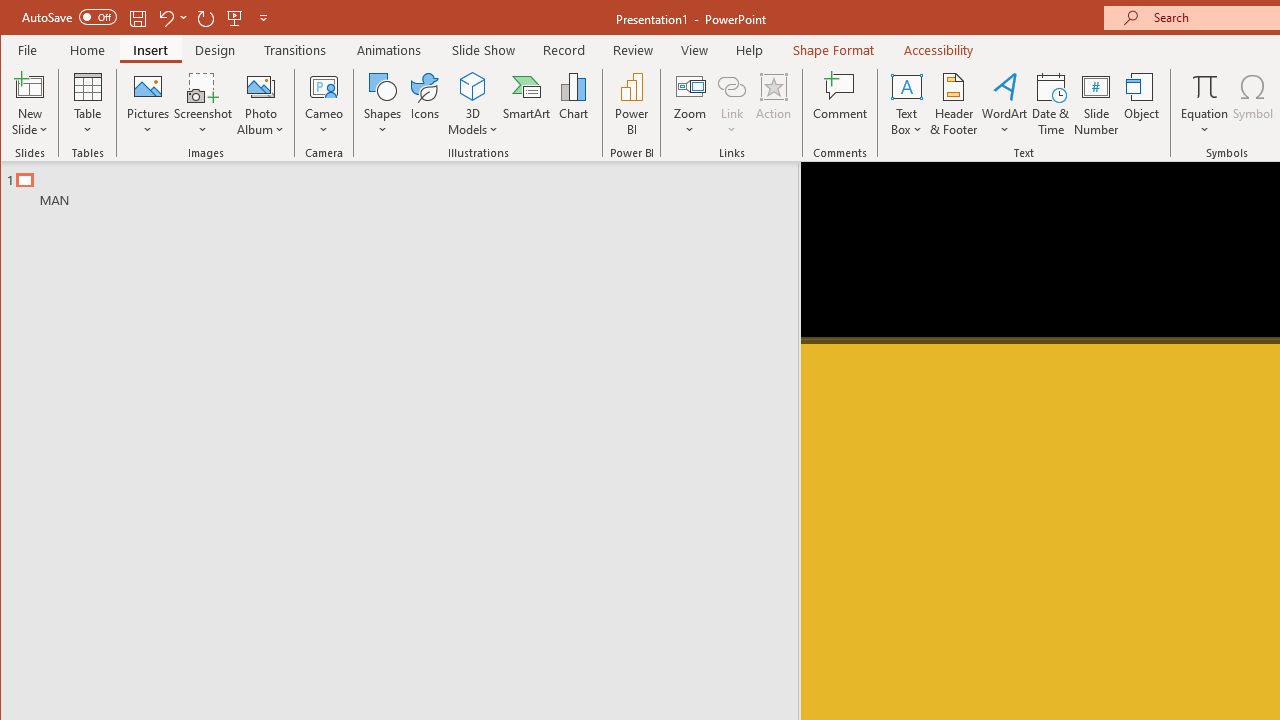  What do you see at coordinates (260, 85) in the screenshot?
I see `'New Photo Album...'` at bounding box center [260, 85].